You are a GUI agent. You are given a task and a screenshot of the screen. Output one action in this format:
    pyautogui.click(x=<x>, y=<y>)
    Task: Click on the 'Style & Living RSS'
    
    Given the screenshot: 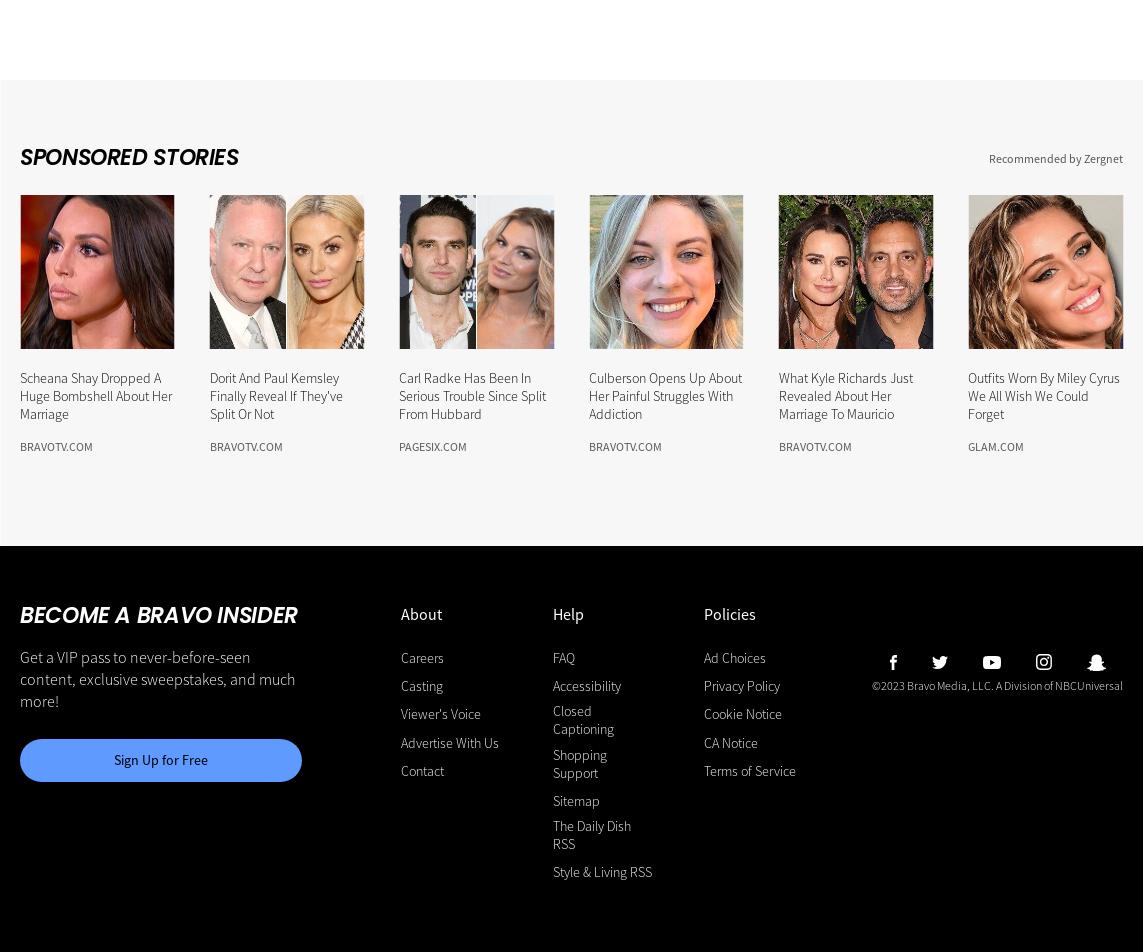 What is the action you would take?
    pyautogui.click(x=600, y=870)
    